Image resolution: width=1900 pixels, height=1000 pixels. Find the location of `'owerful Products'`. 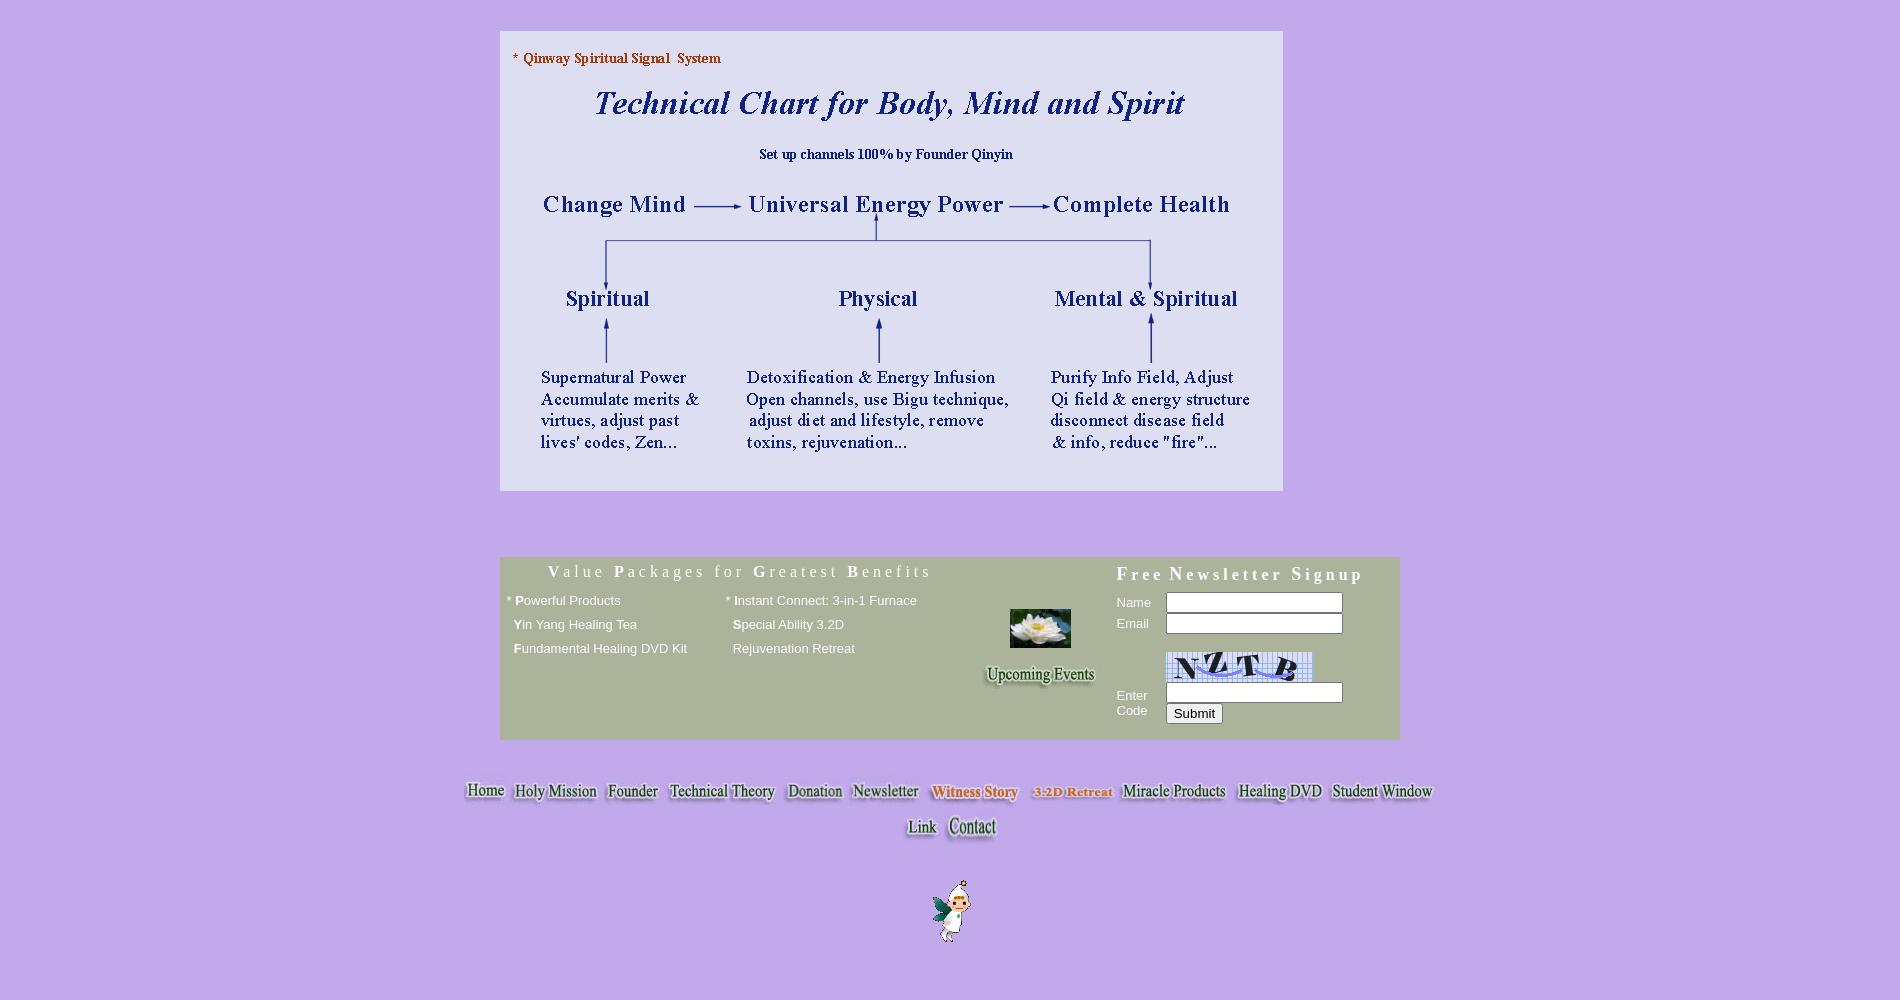

'owerful Products' is located at coordinates (571, 598).